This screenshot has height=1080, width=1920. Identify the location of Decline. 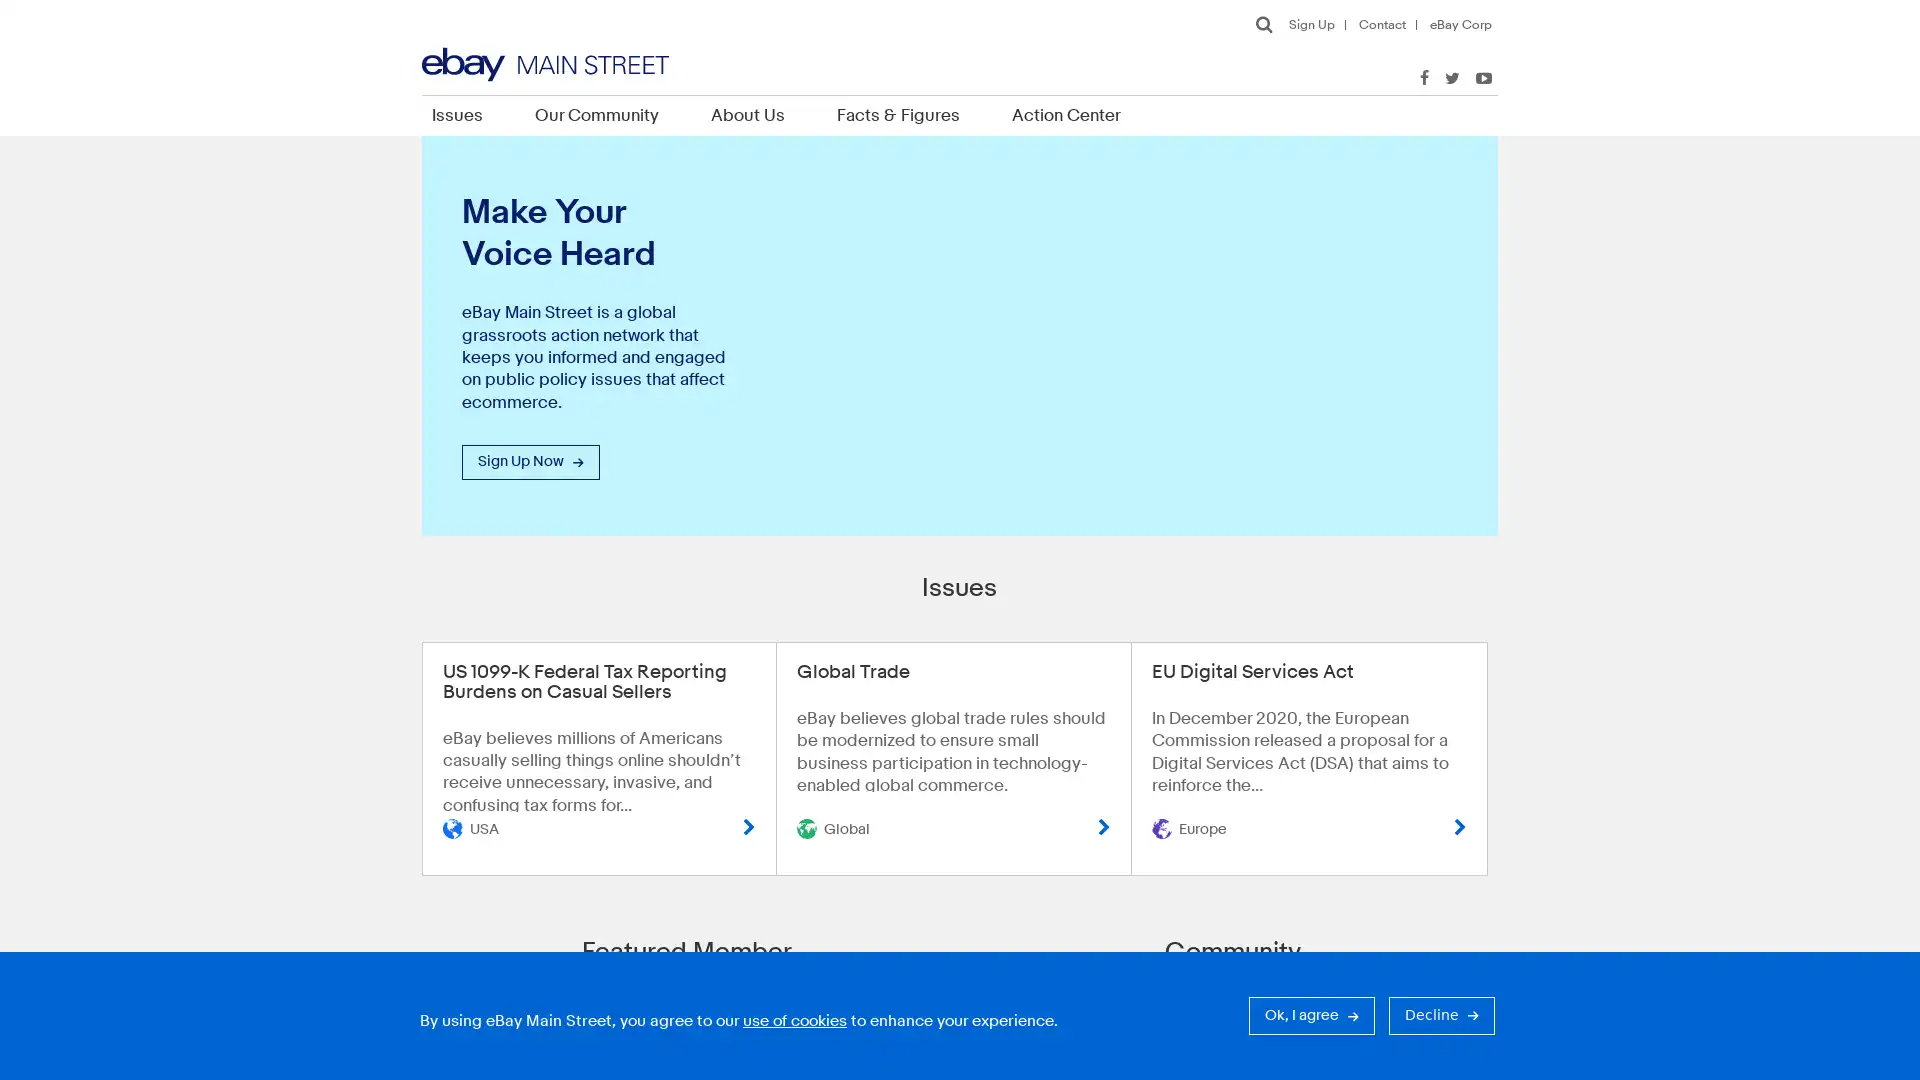
(1441, 1015).